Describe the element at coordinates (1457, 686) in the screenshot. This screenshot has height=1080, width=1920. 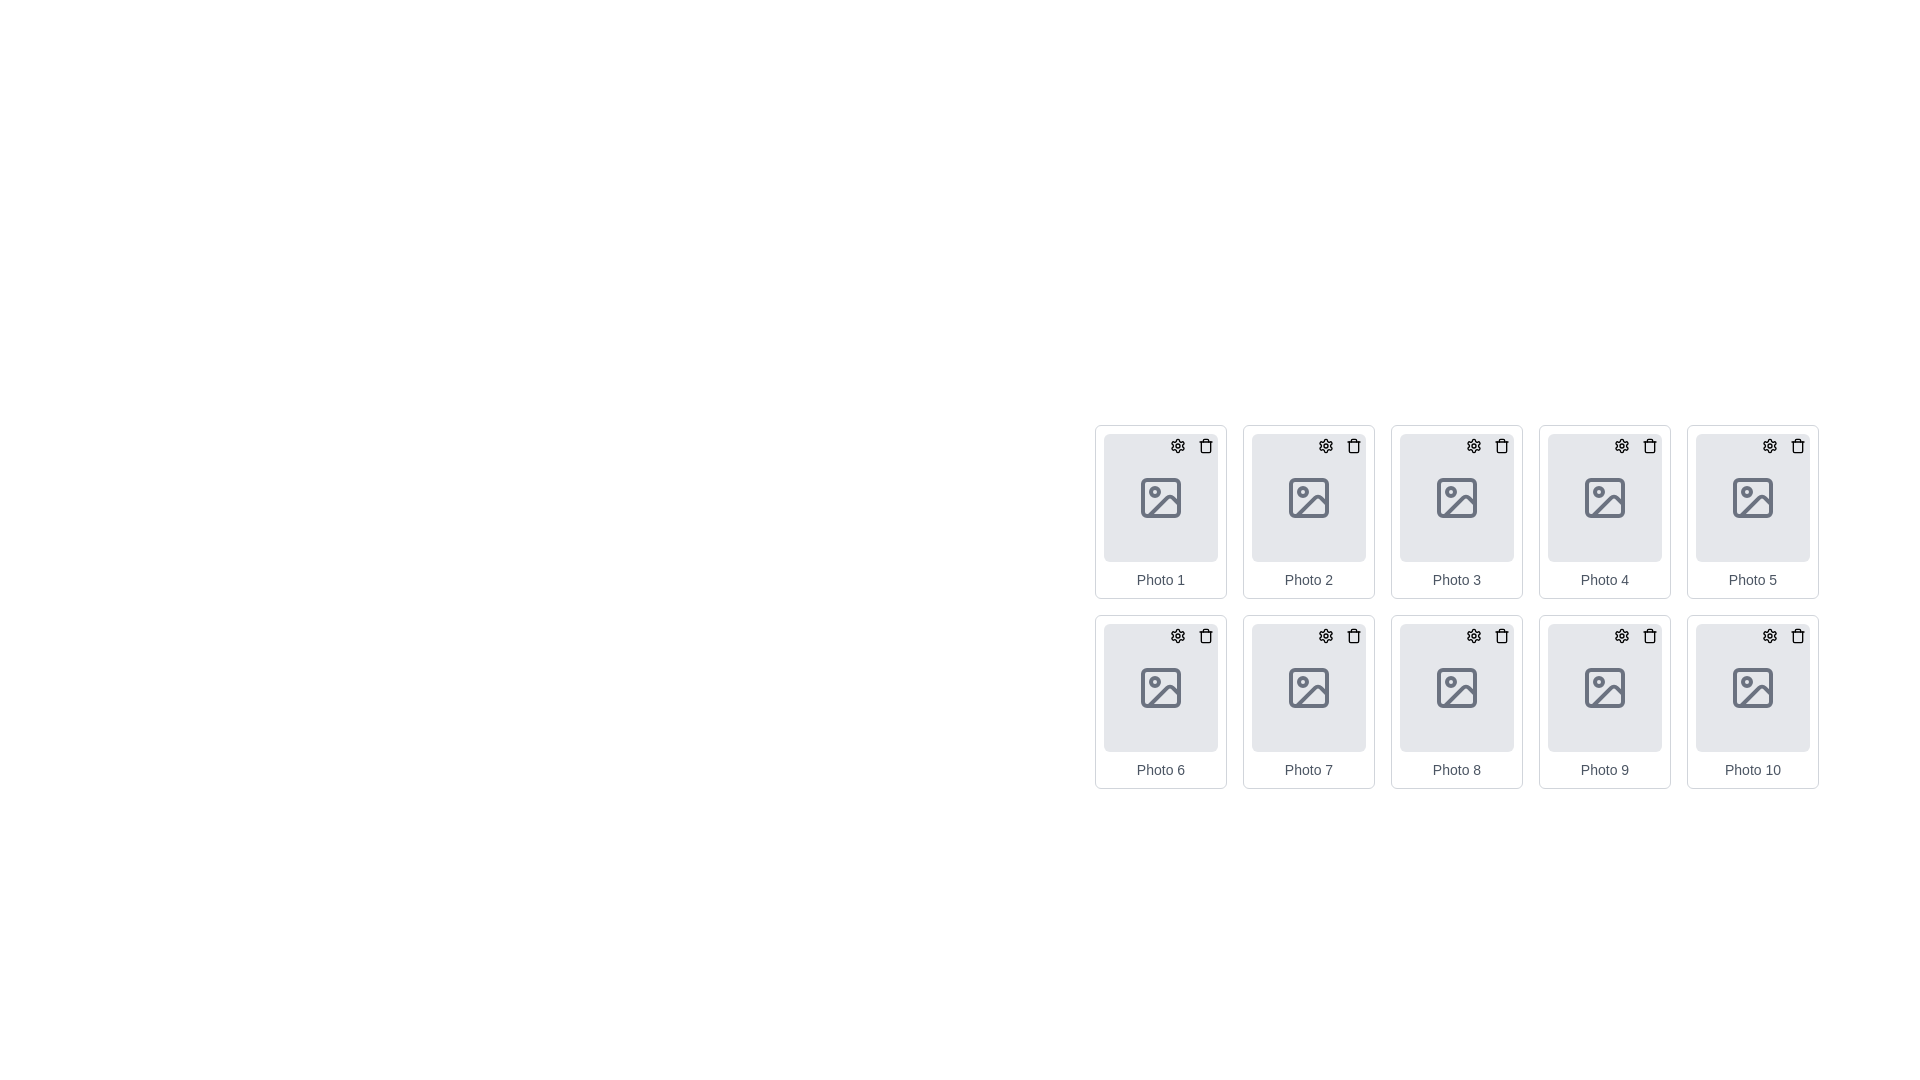
I see `an image onto the Image Placeholder labeled 'Photo 8' which has a light gray background and an icon representing a photo` at that location.